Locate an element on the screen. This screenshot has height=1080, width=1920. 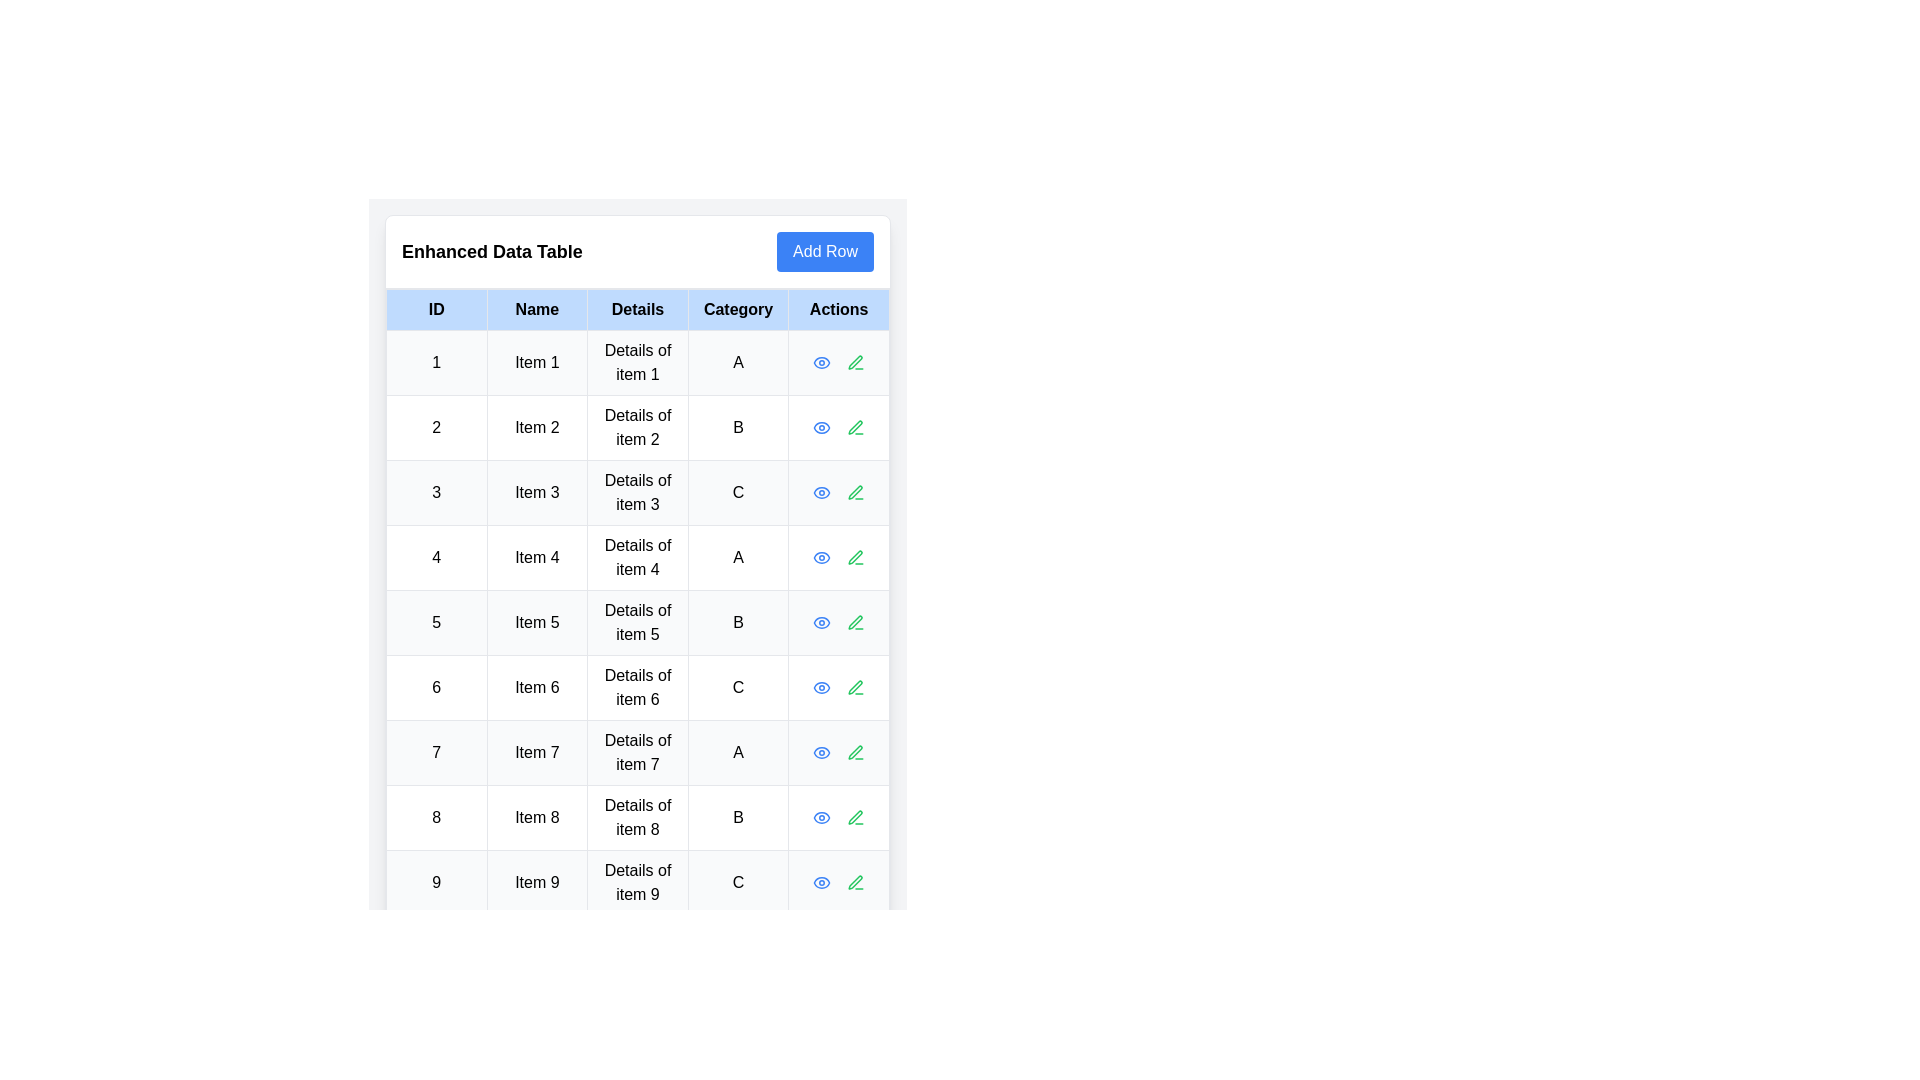
the edit icon in the 'Actions' column for 'Item 3' is located at coordinates (855, 492).